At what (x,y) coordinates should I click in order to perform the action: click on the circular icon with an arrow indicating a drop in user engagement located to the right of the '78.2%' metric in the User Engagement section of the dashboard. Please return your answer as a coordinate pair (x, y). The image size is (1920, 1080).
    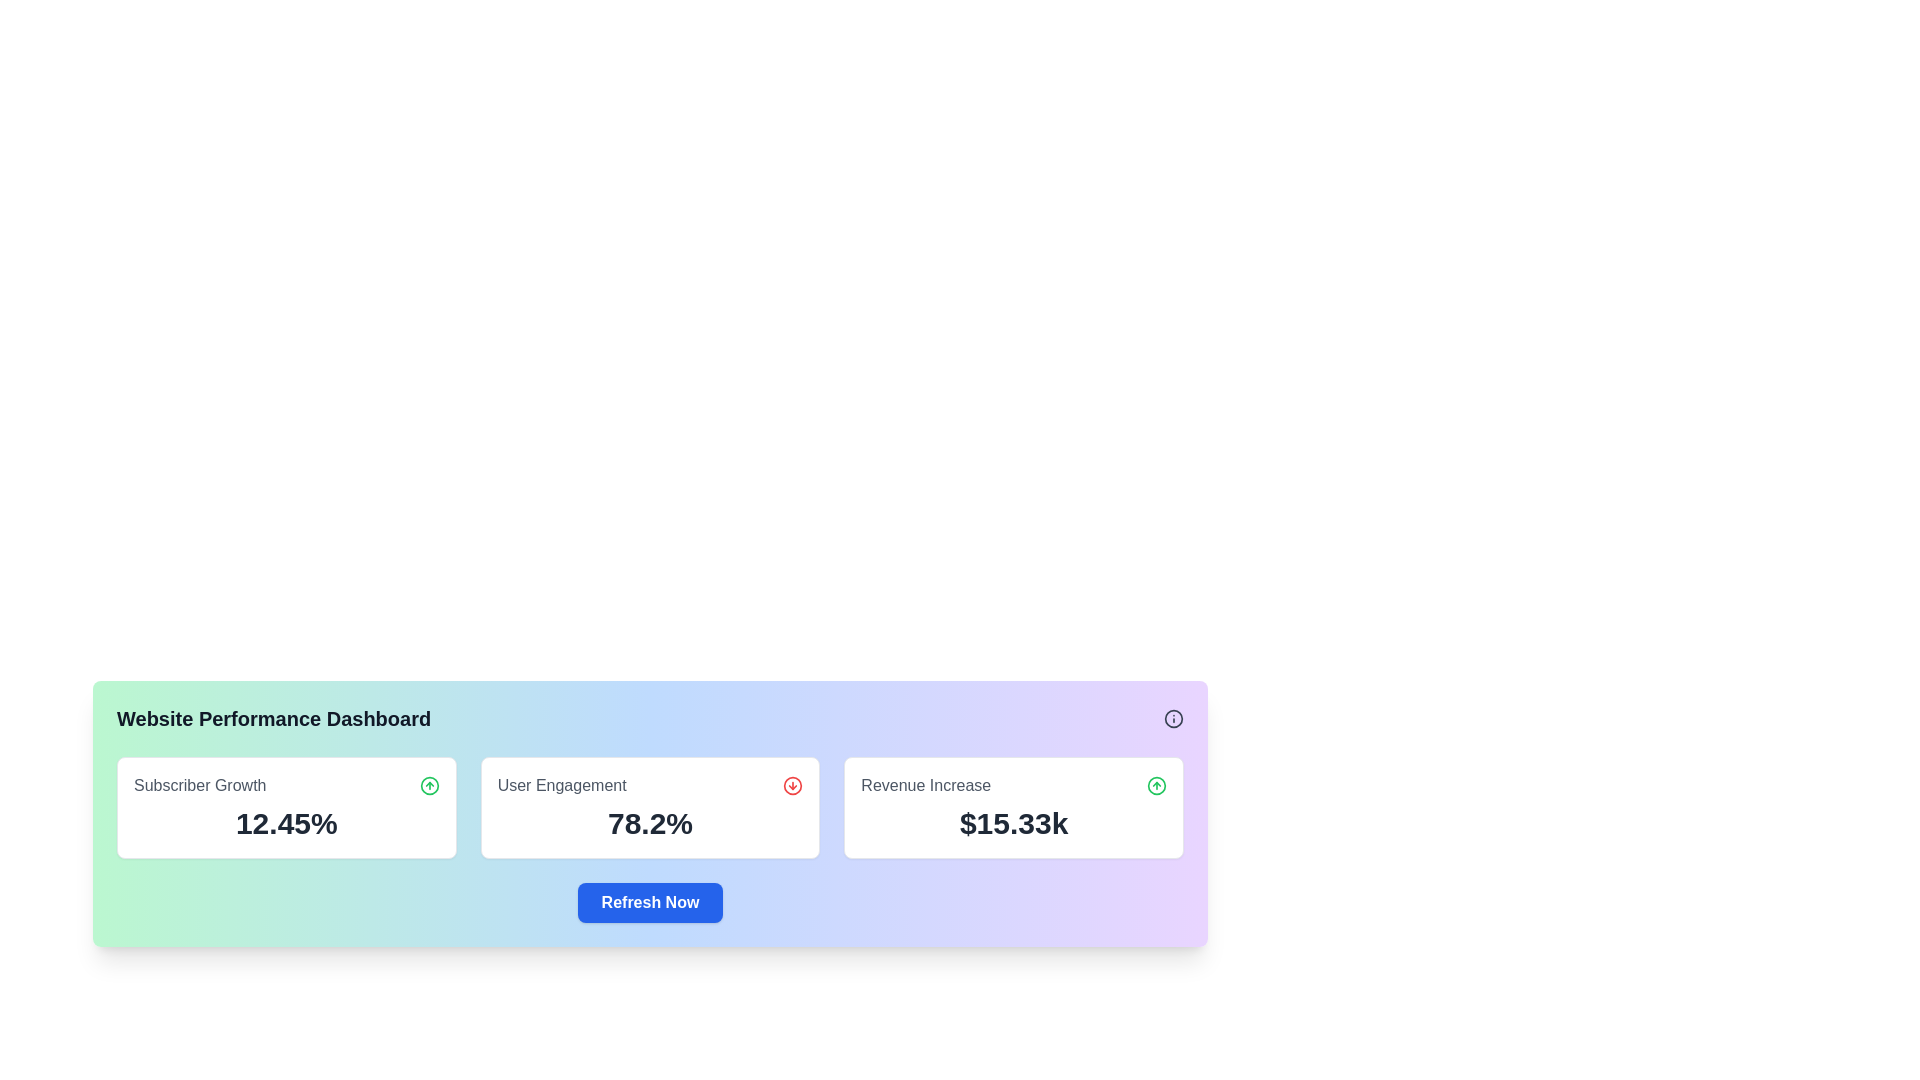
    Looking at the image, I should click on (792, 785).